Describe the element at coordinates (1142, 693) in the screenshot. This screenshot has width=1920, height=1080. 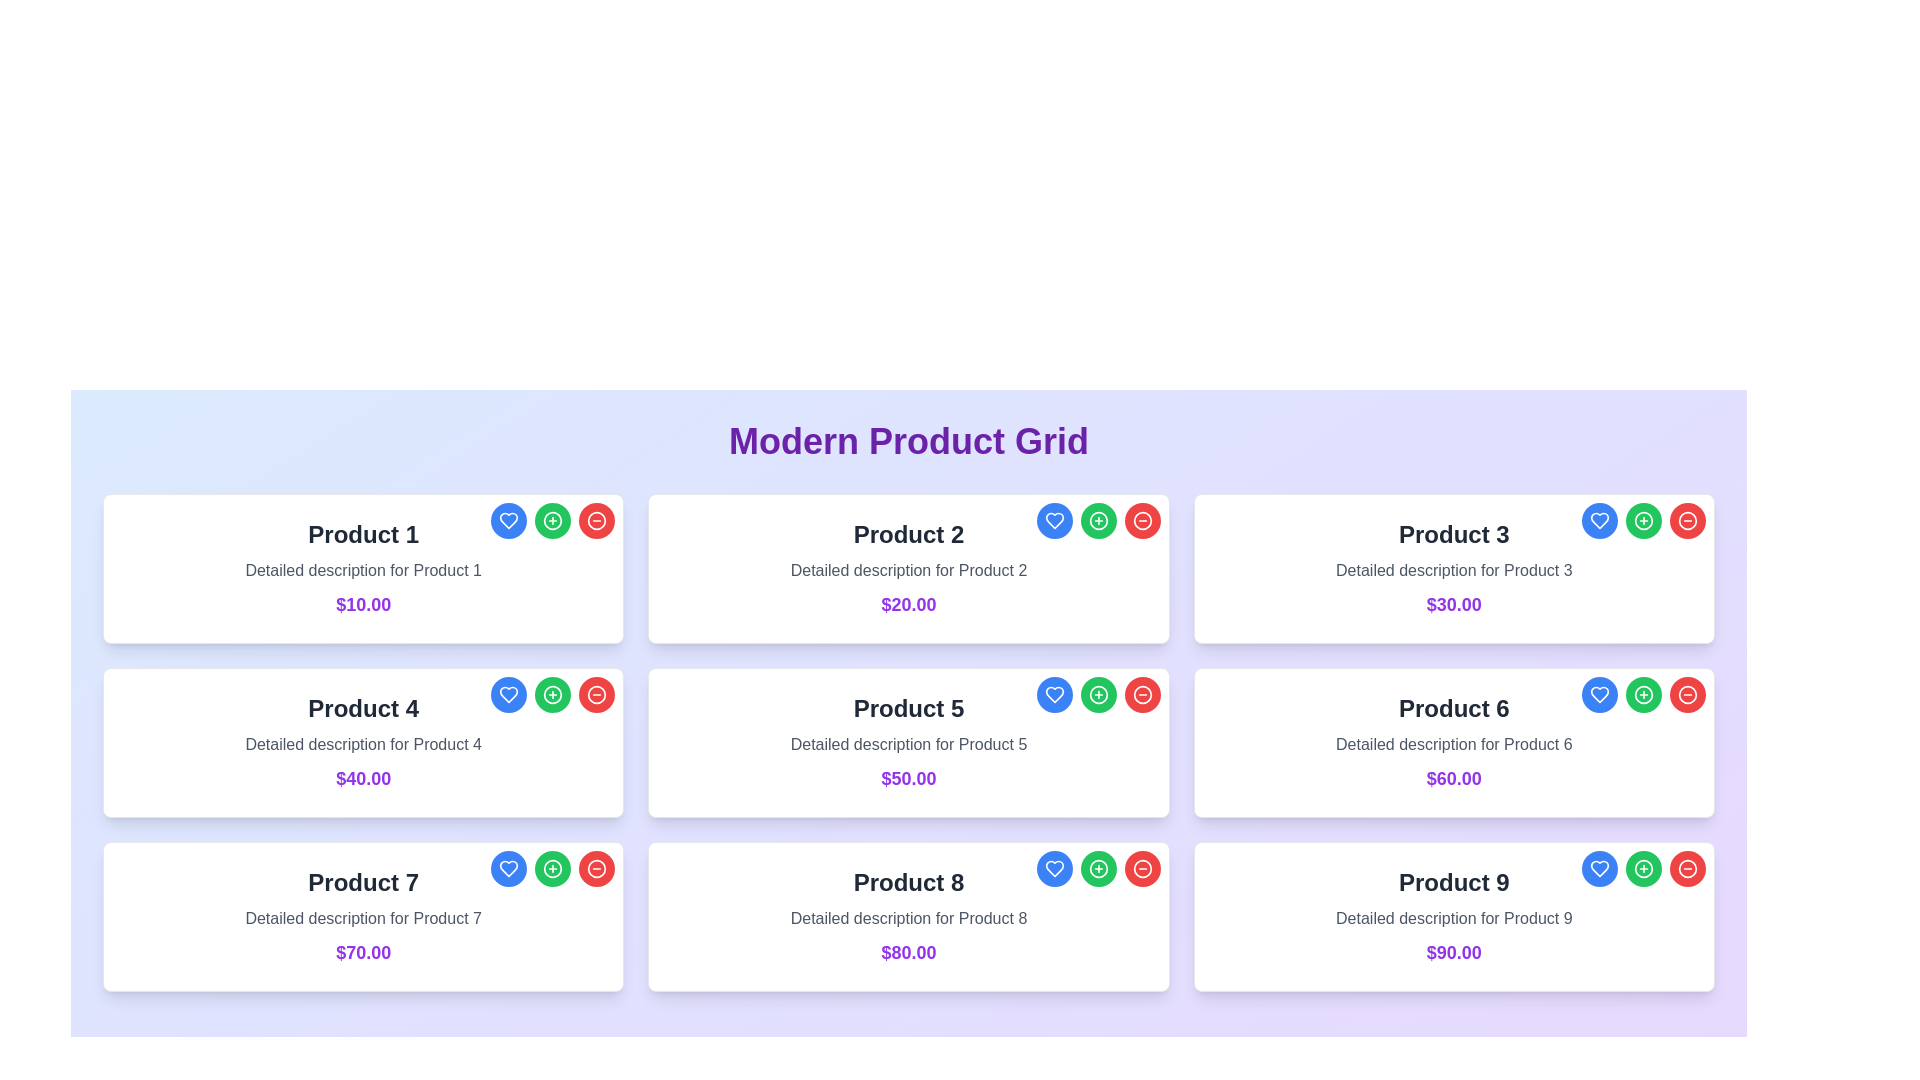
I see `the 'Remove' button for 'Product 5', which is the last button in a group of three circular buttons at the top-right corner of the product card` at that location.